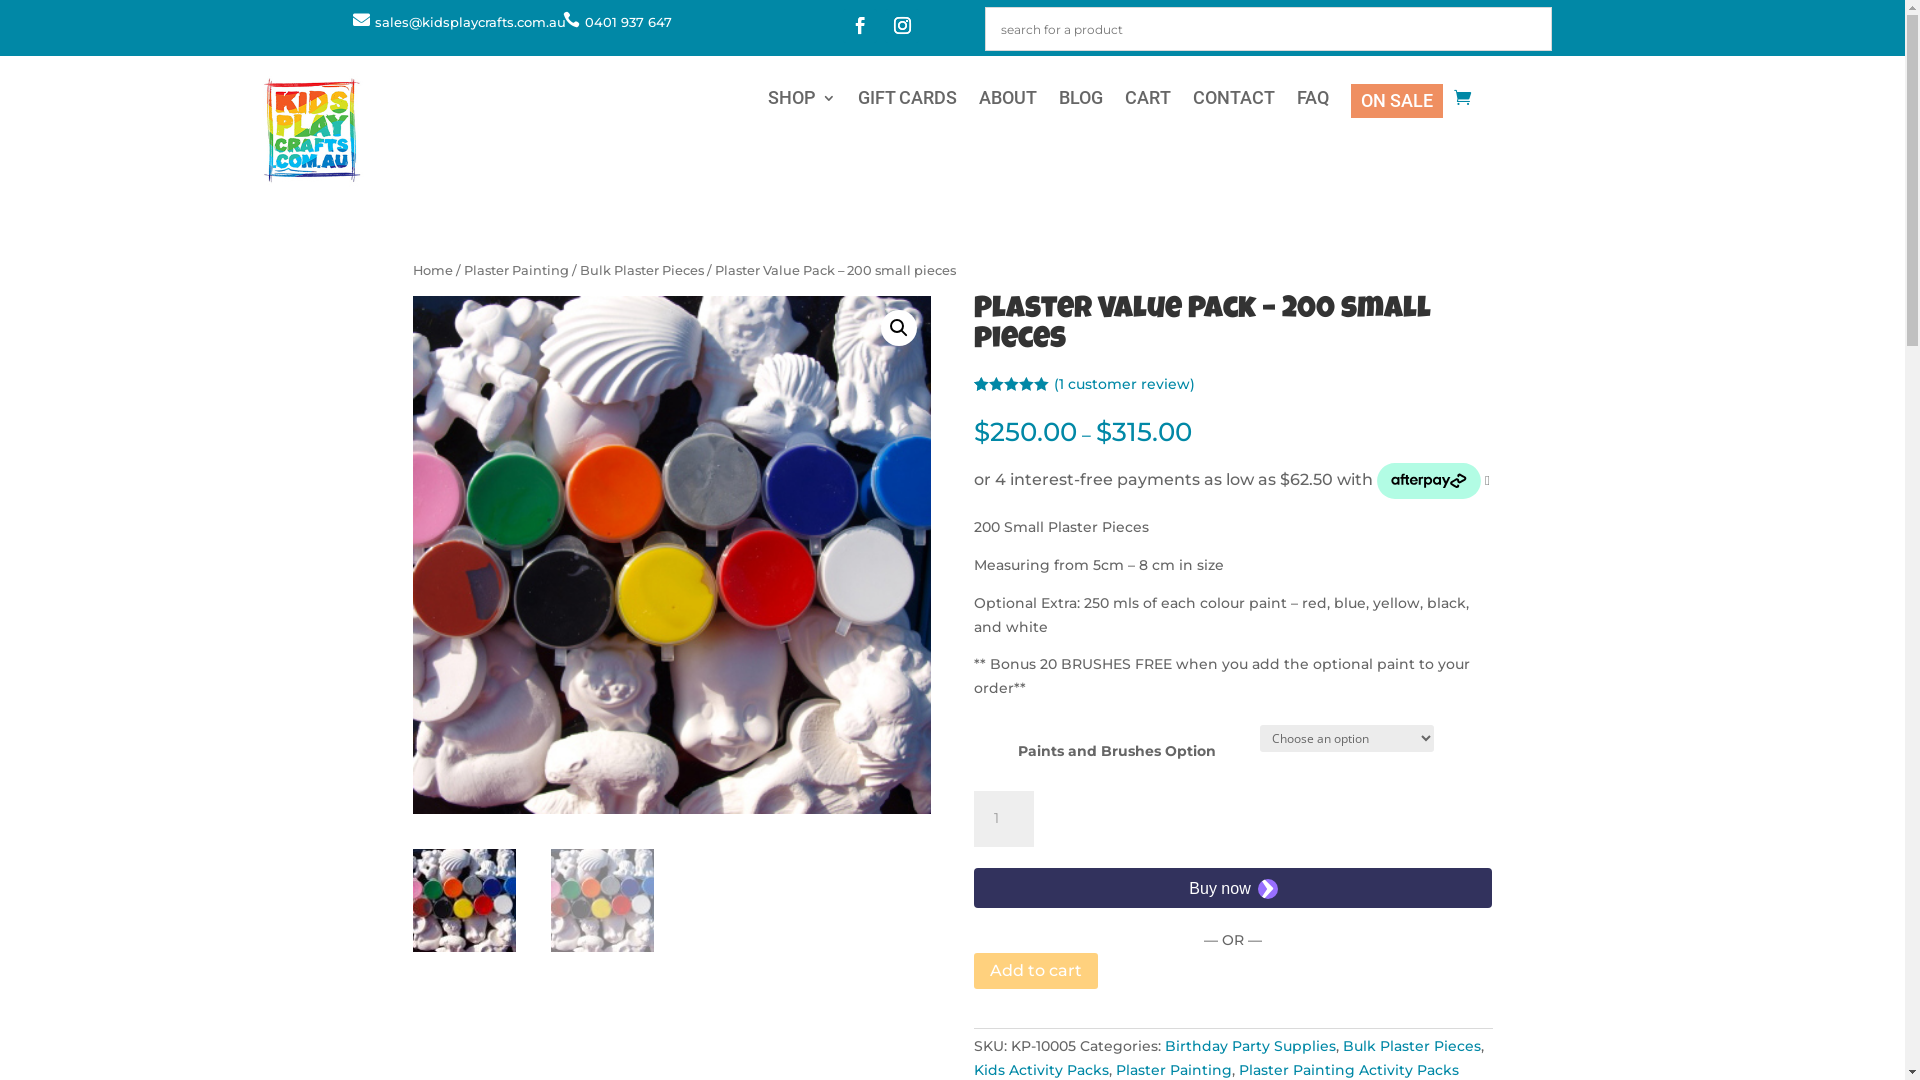 The width and height of the screenshot is (1920, 1080). Describe the element at coordinates (859, 26) in the screenshot. I see `'Follow on Facebook'` at that location.